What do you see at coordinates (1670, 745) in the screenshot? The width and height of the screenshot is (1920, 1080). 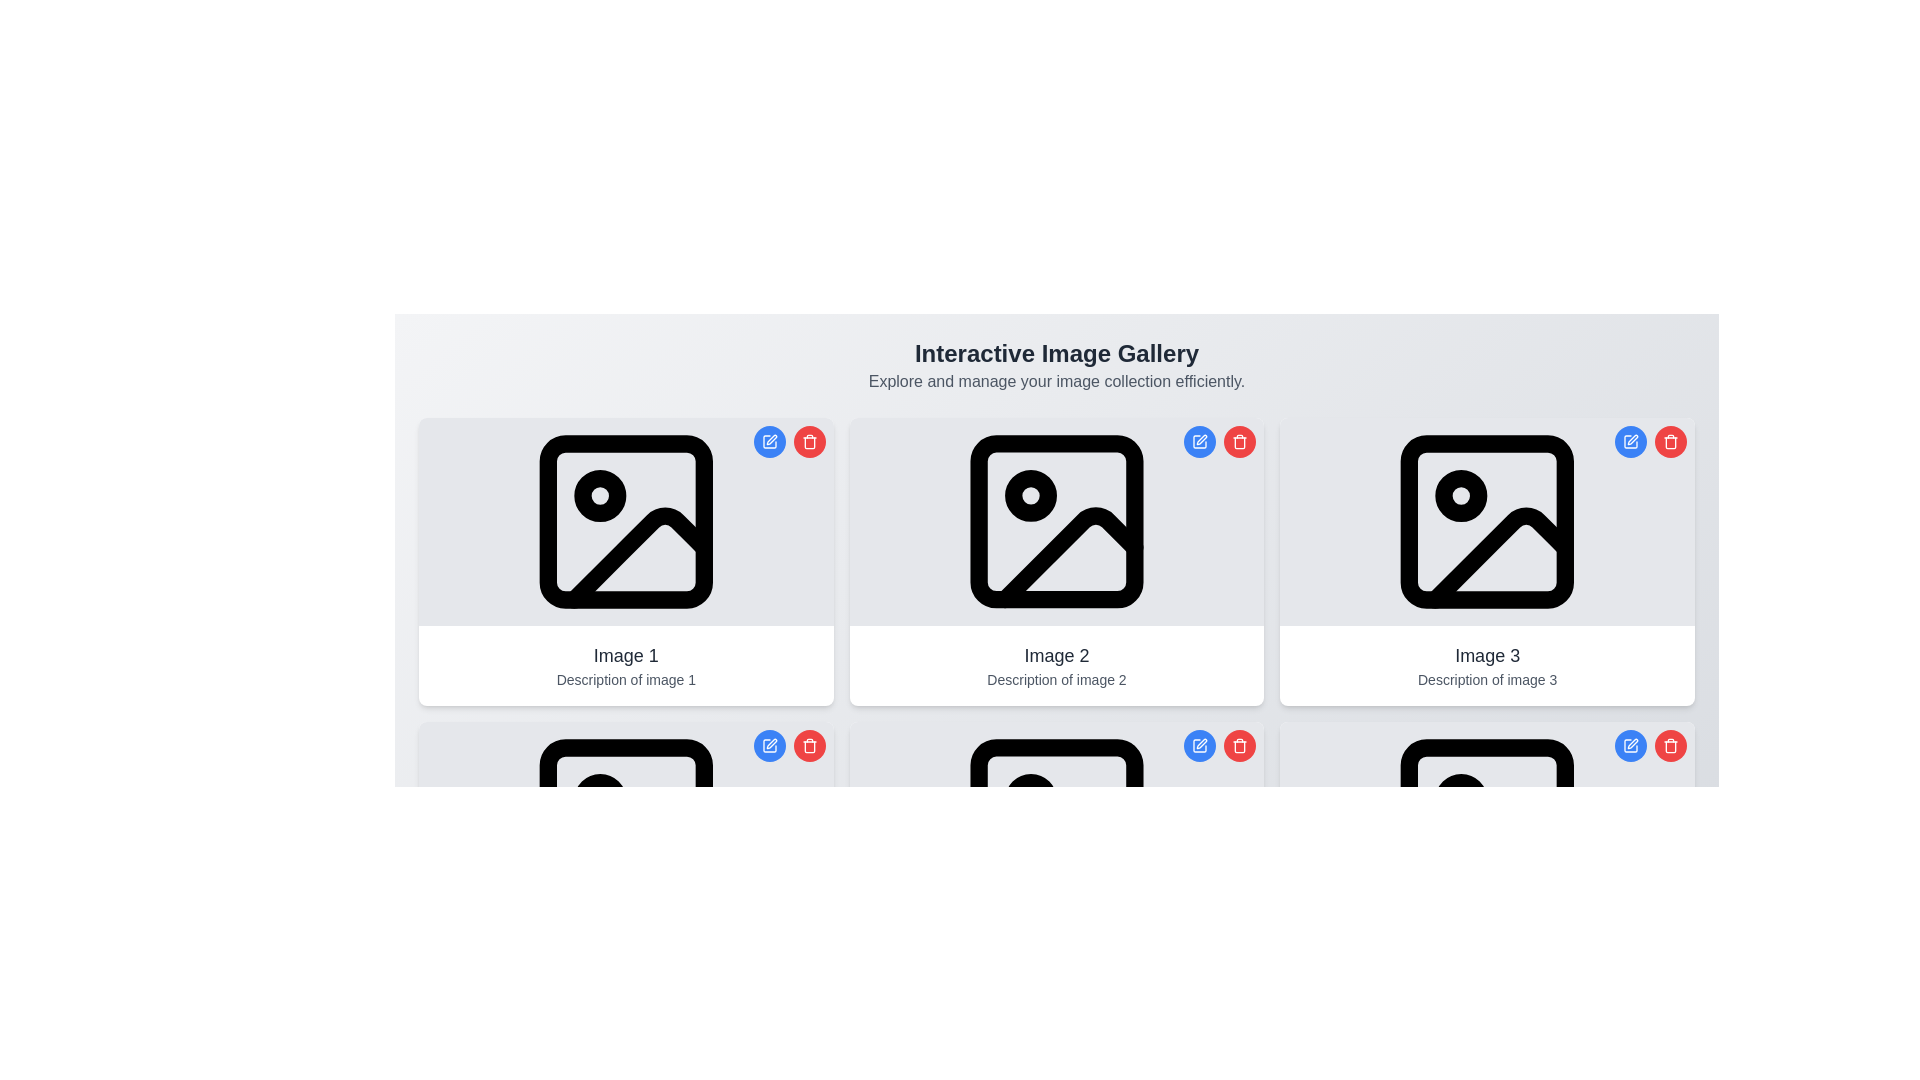 I see `the delete button located in the top-right corner of the 'Image 3' card, which is next to an edit button with a blue background` at bounding box center [1670, 745].